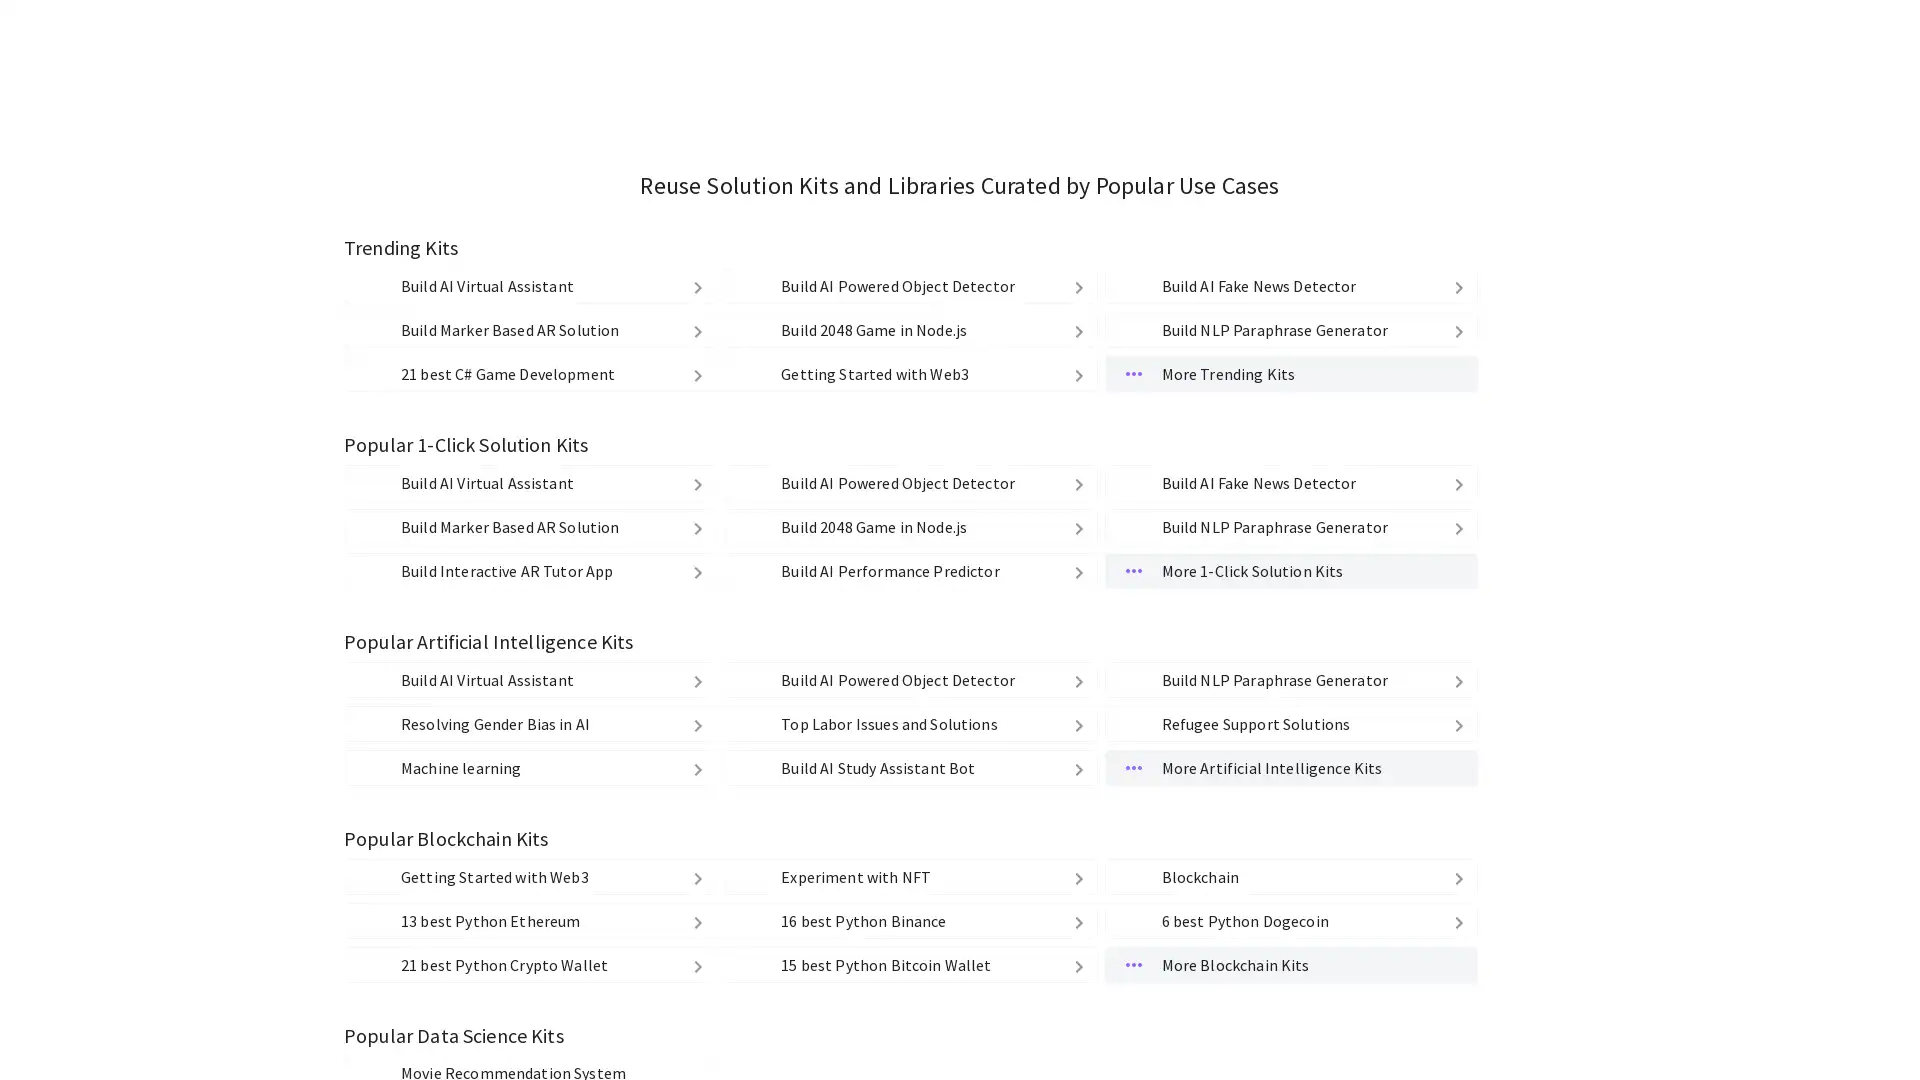 The height and width of the screenshot is (1080, 1920). What do you see at coordinates (1135, 589) in the screenshot?
I see `Source Code Source Code` at bounding box center [1135, 589].